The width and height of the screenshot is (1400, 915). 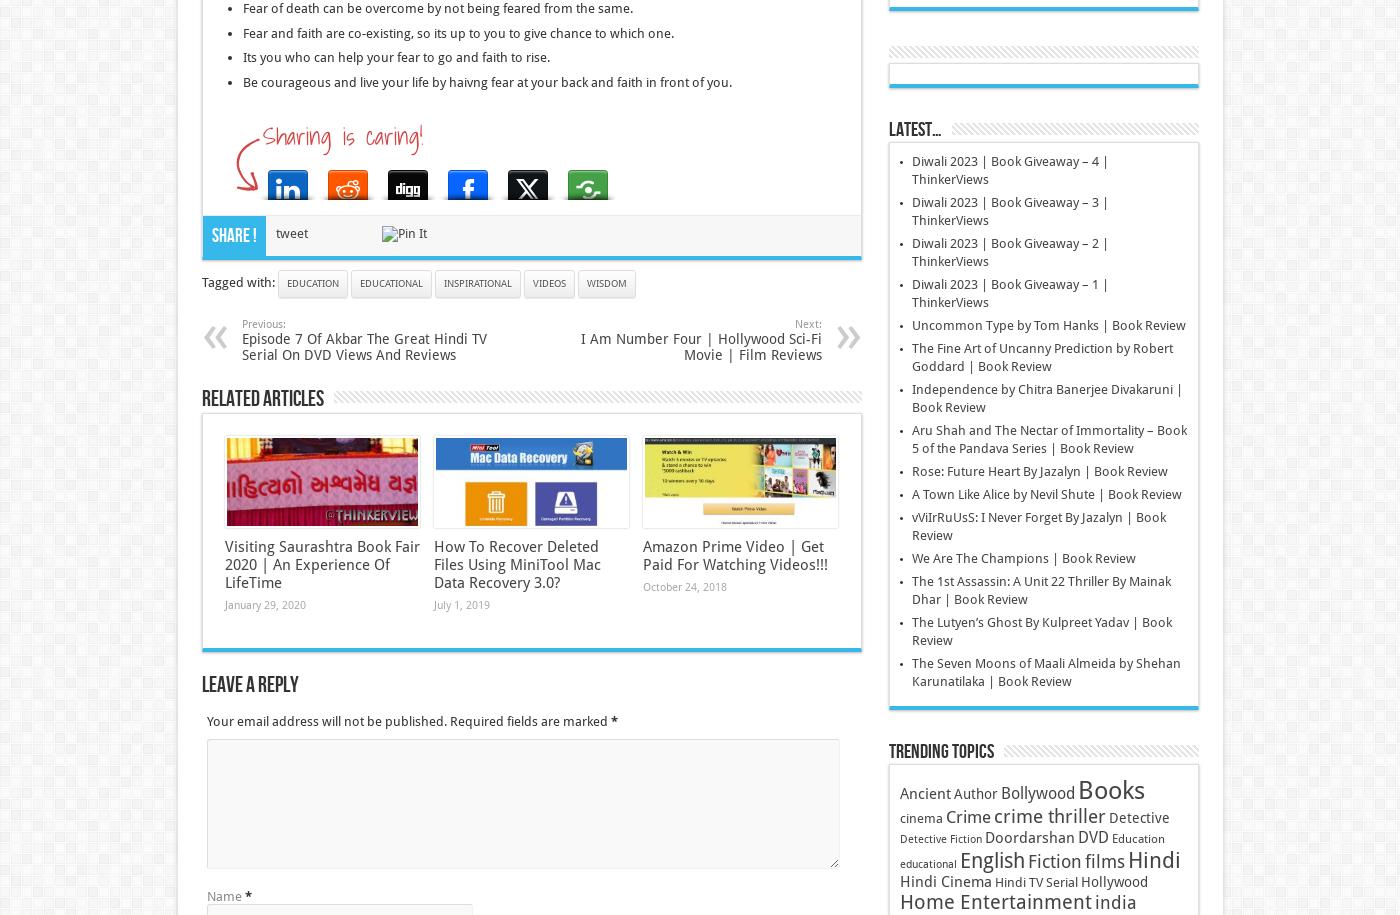 I want to click on 'Rose: Future Heart By Jazalyn | Book Review', so click(x=1038, y=470).